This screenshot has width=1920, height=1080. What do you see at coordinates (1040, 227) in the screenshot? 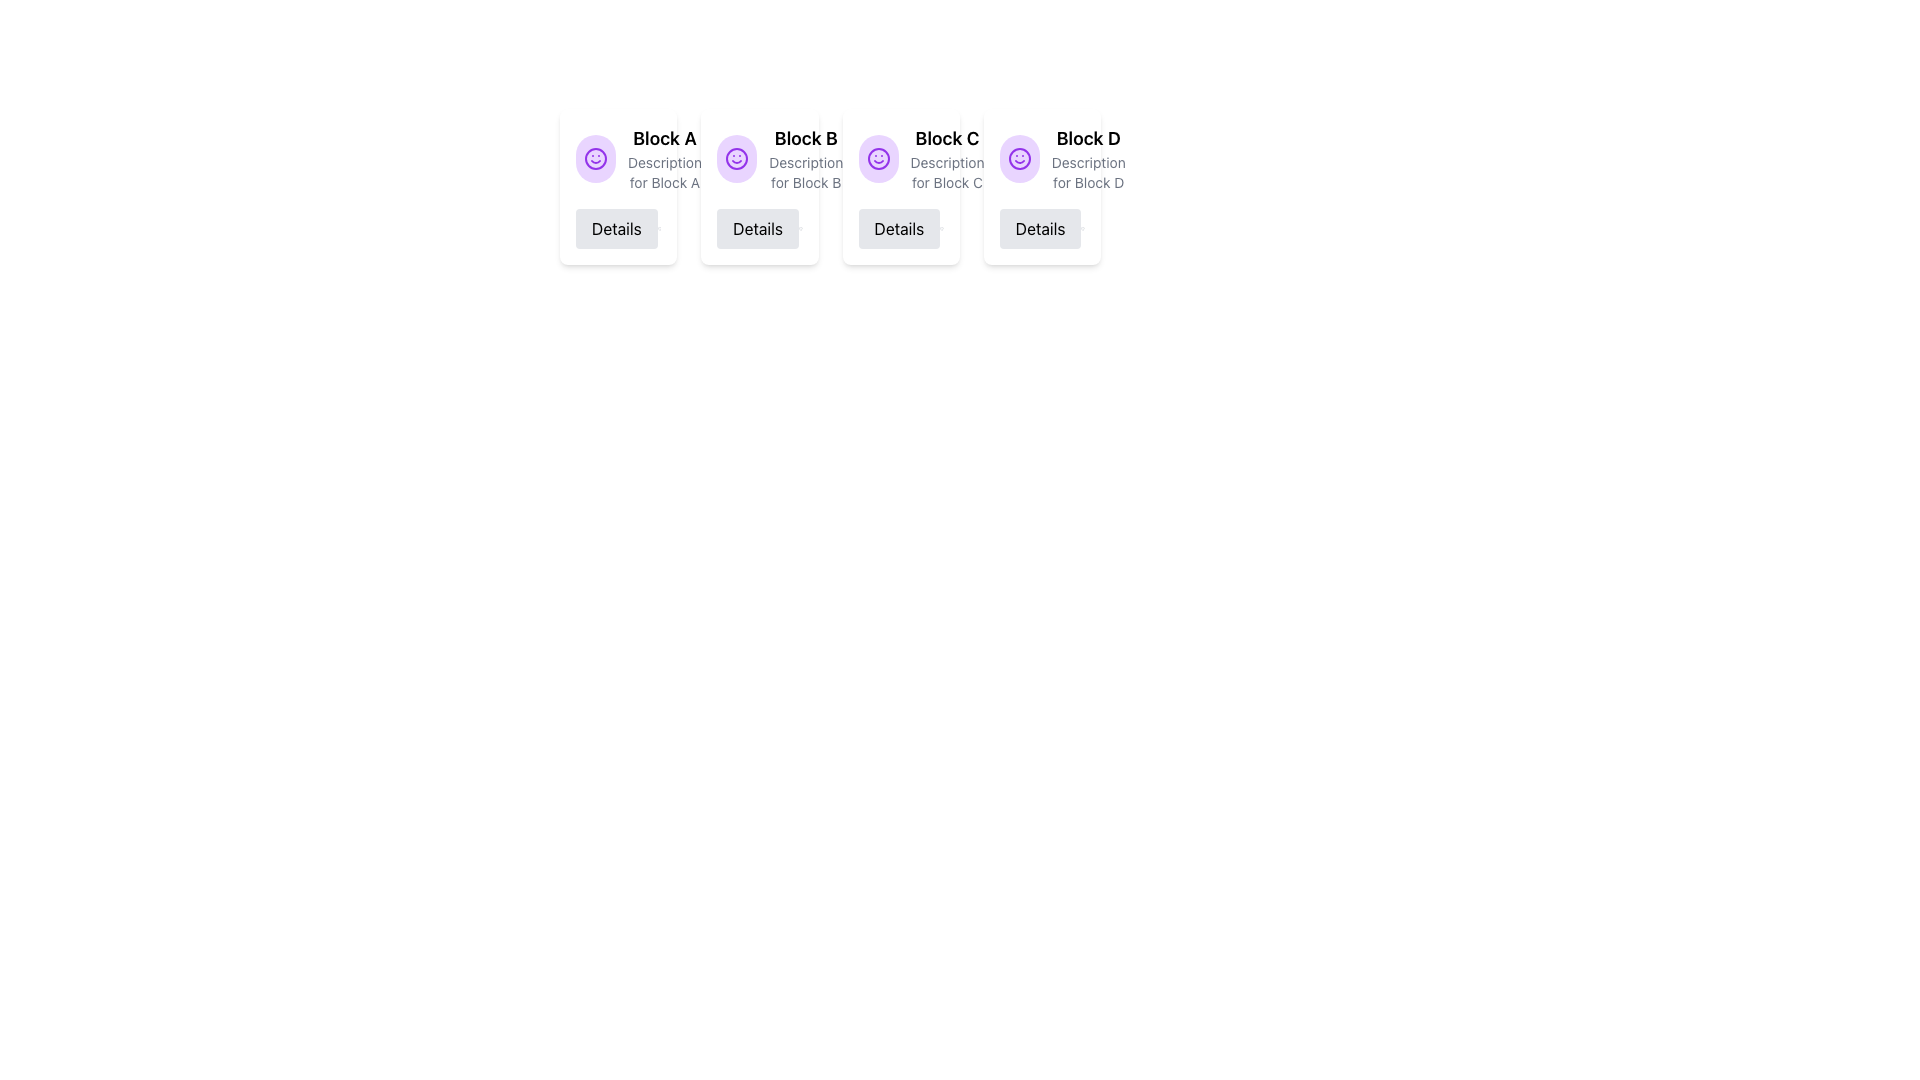
I see `the button located under the title 'Block D'` at bounding box center [1040, 227].